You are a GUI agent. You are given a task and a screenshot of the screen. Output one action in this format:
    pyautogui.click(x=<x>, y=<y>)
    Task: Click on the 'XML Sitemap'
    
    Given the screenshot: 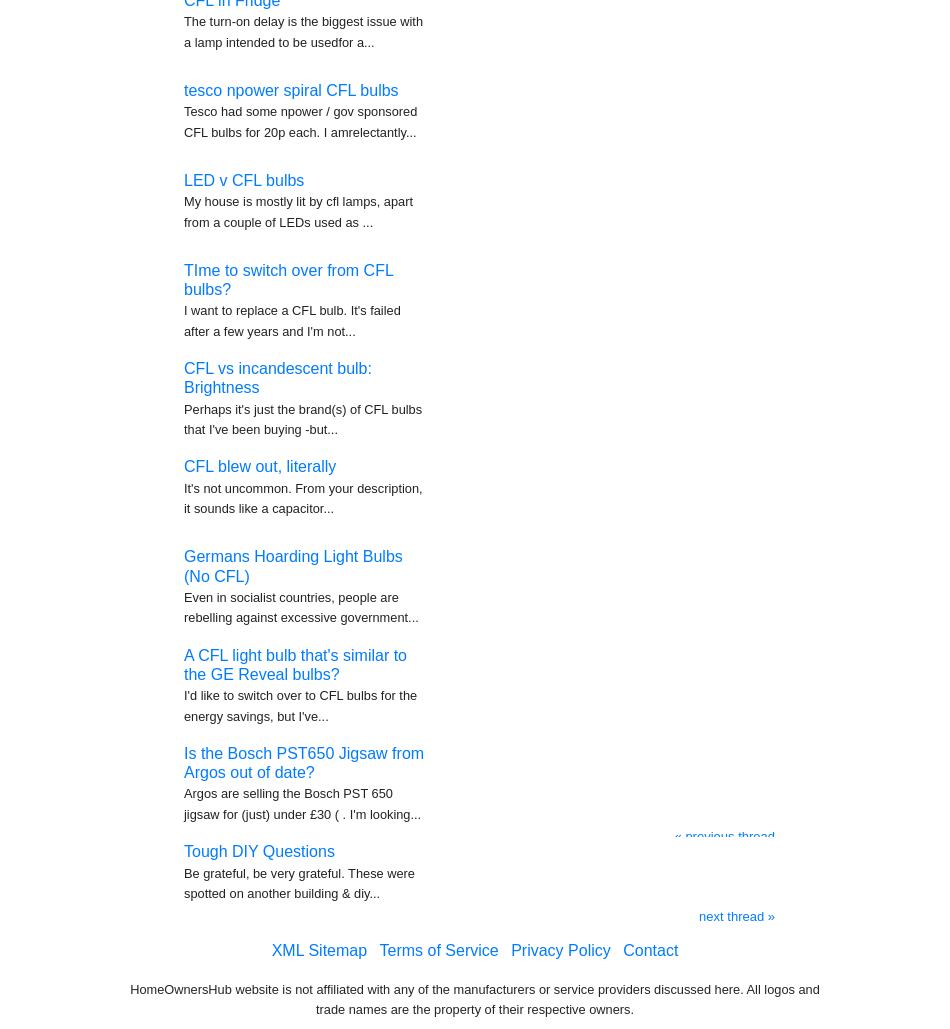 What is the action you would take?
    pyautogui.click(x=318, y=941)
    